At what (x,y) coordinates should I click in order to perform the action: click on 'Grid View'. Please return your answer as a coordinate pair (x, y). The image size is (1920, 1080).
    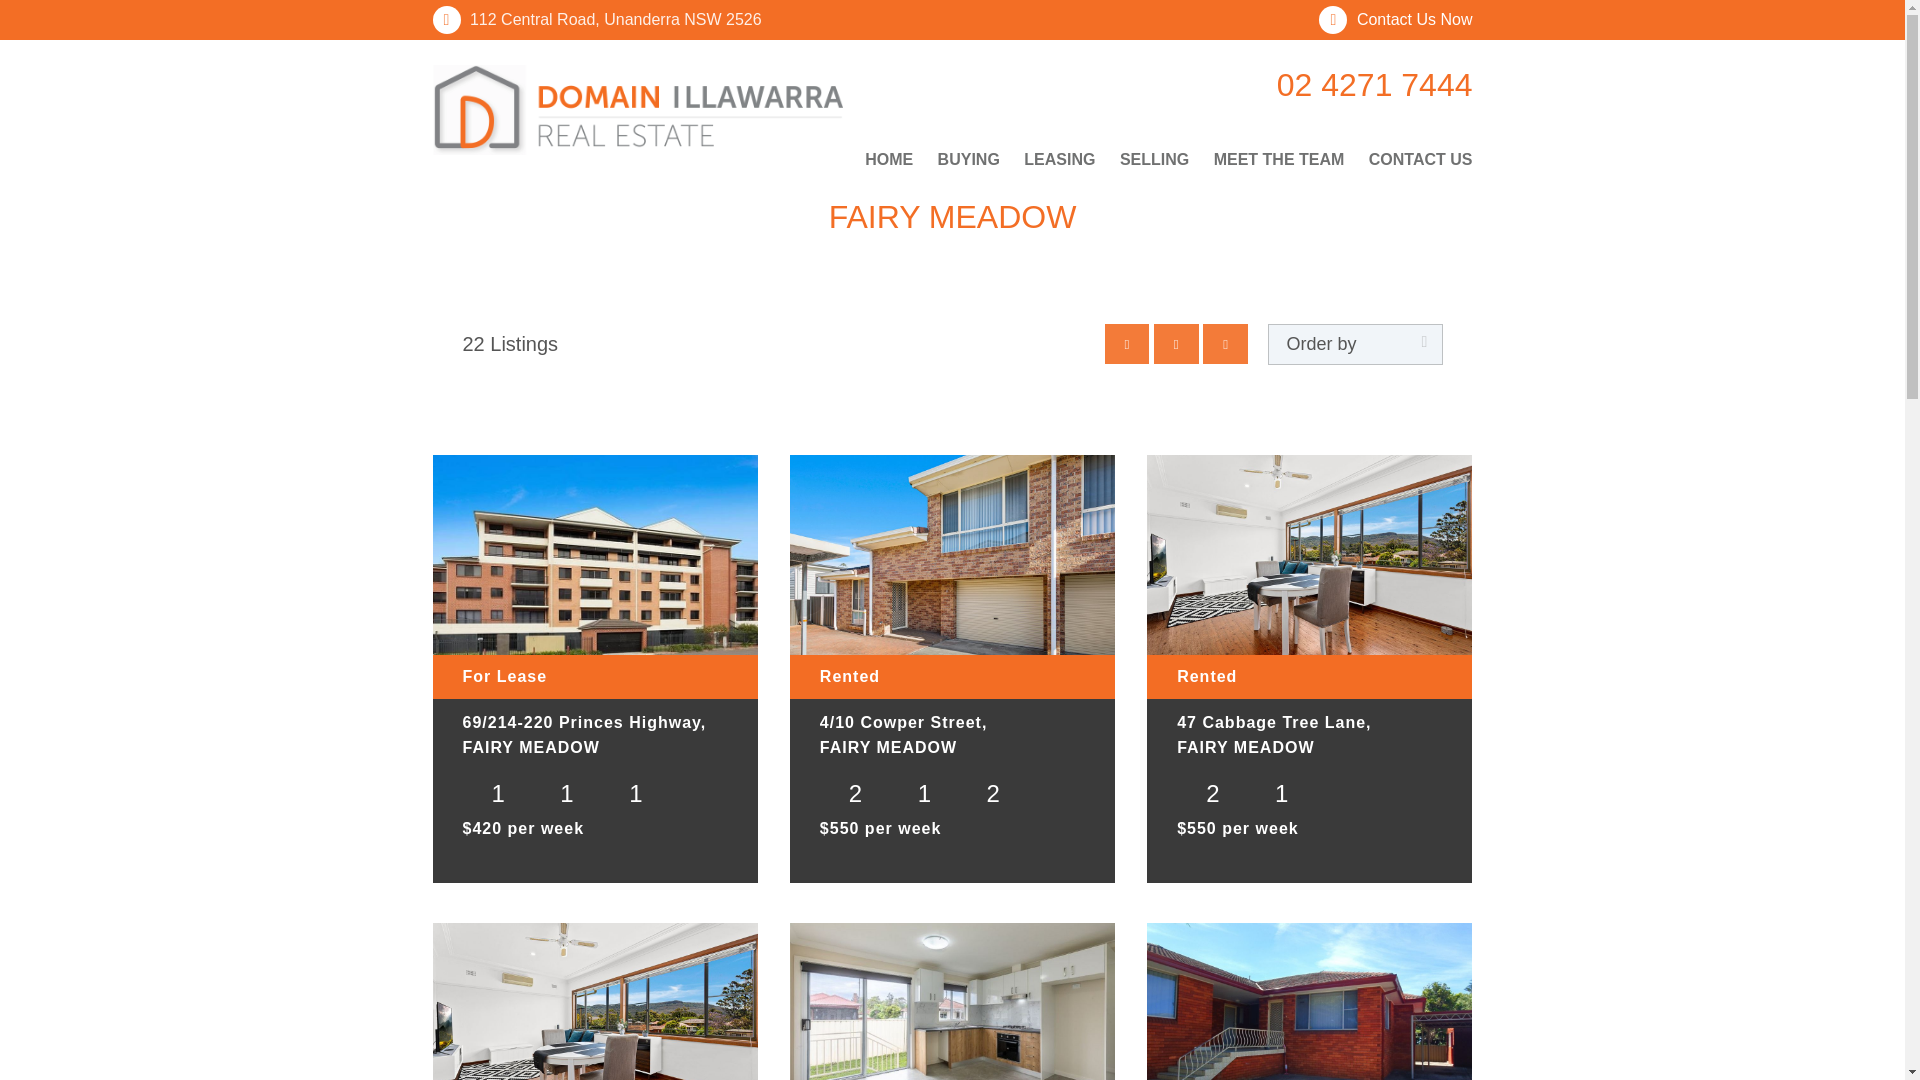
    Looking at the image, I should click on (1176, 342).